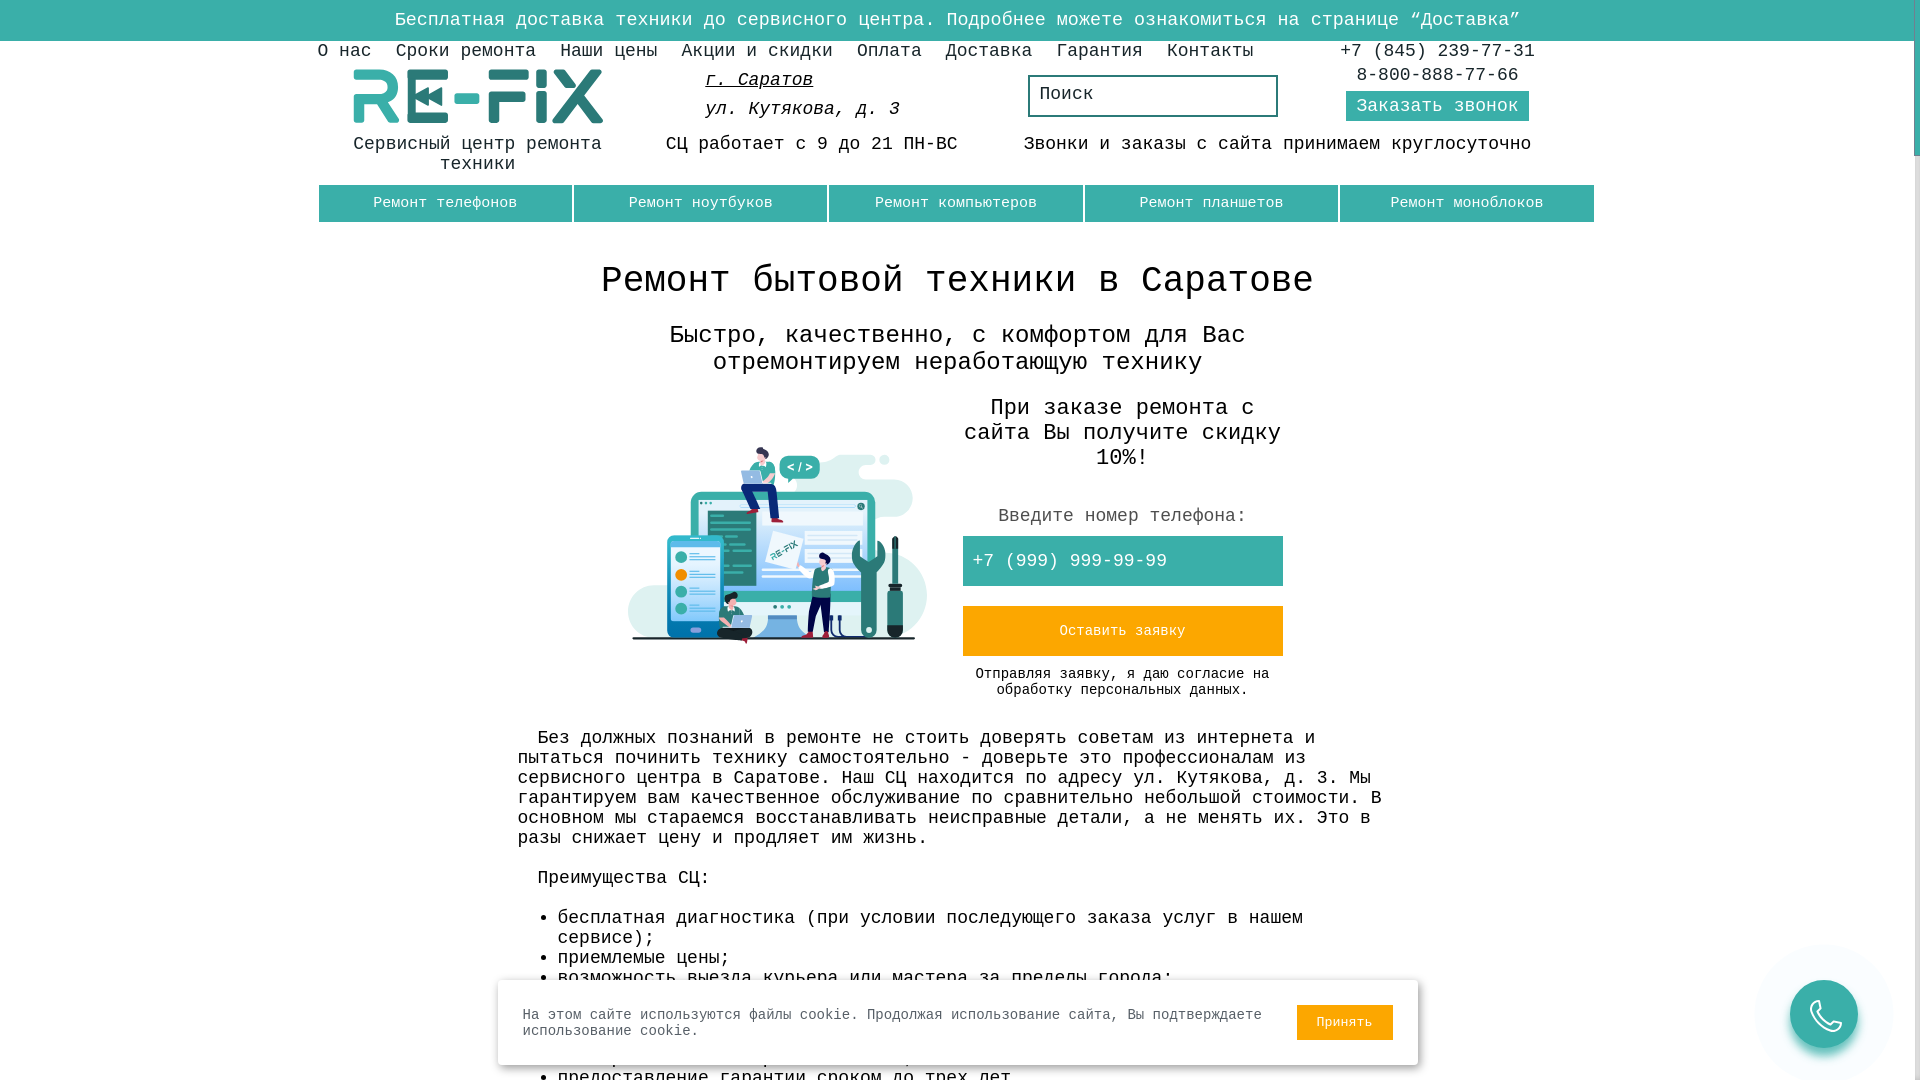 This screenshot has width=1920, height=1080. What do you see at coordinates (1339, 49) in the screenshot?
I see `'+7 (845) 239-77-31'` at bounding box center [1339, 49].